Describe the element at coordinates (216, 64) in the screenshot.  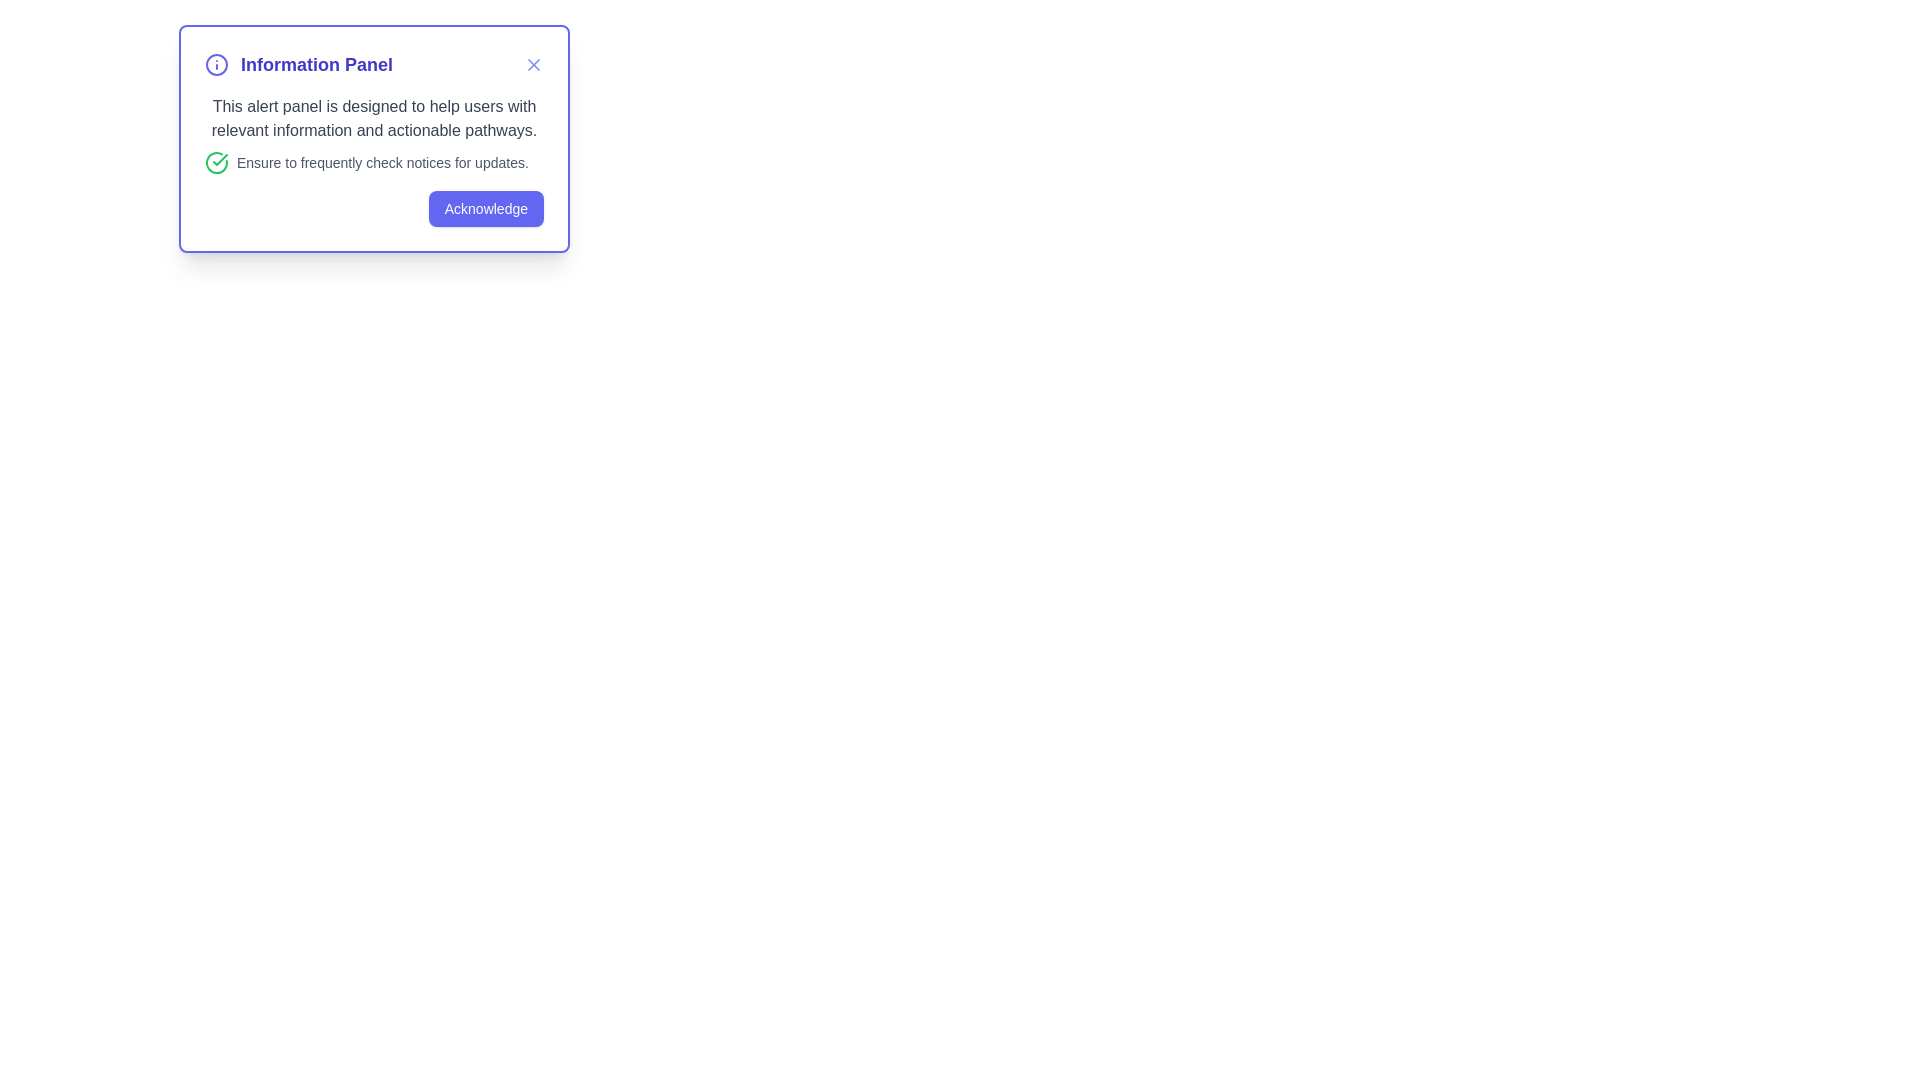
I see `the appearance of the informational icon located at the top-left corner of the alert box, next to the 'Information Panel' text` at that location.